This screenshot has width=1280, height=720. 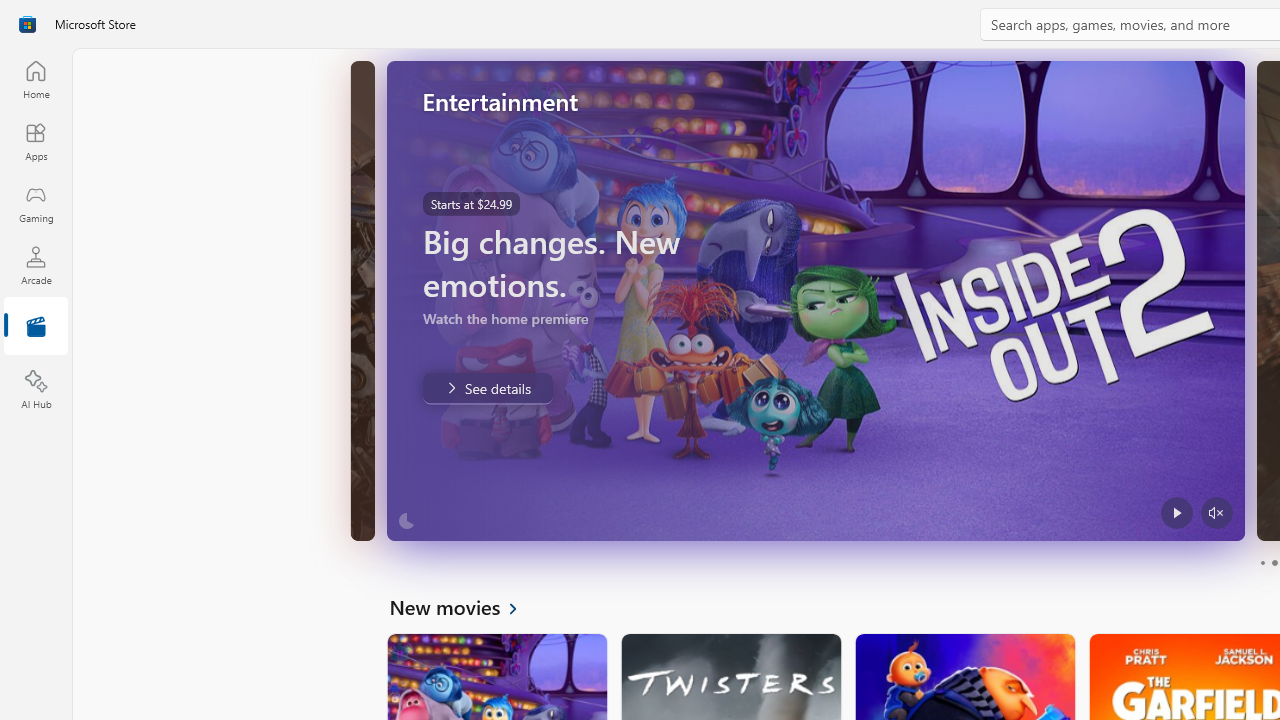 What do you see at coordinates (35, 264) in the screenshot?
I see `'Arcade'` at bounding box center [35, 264].